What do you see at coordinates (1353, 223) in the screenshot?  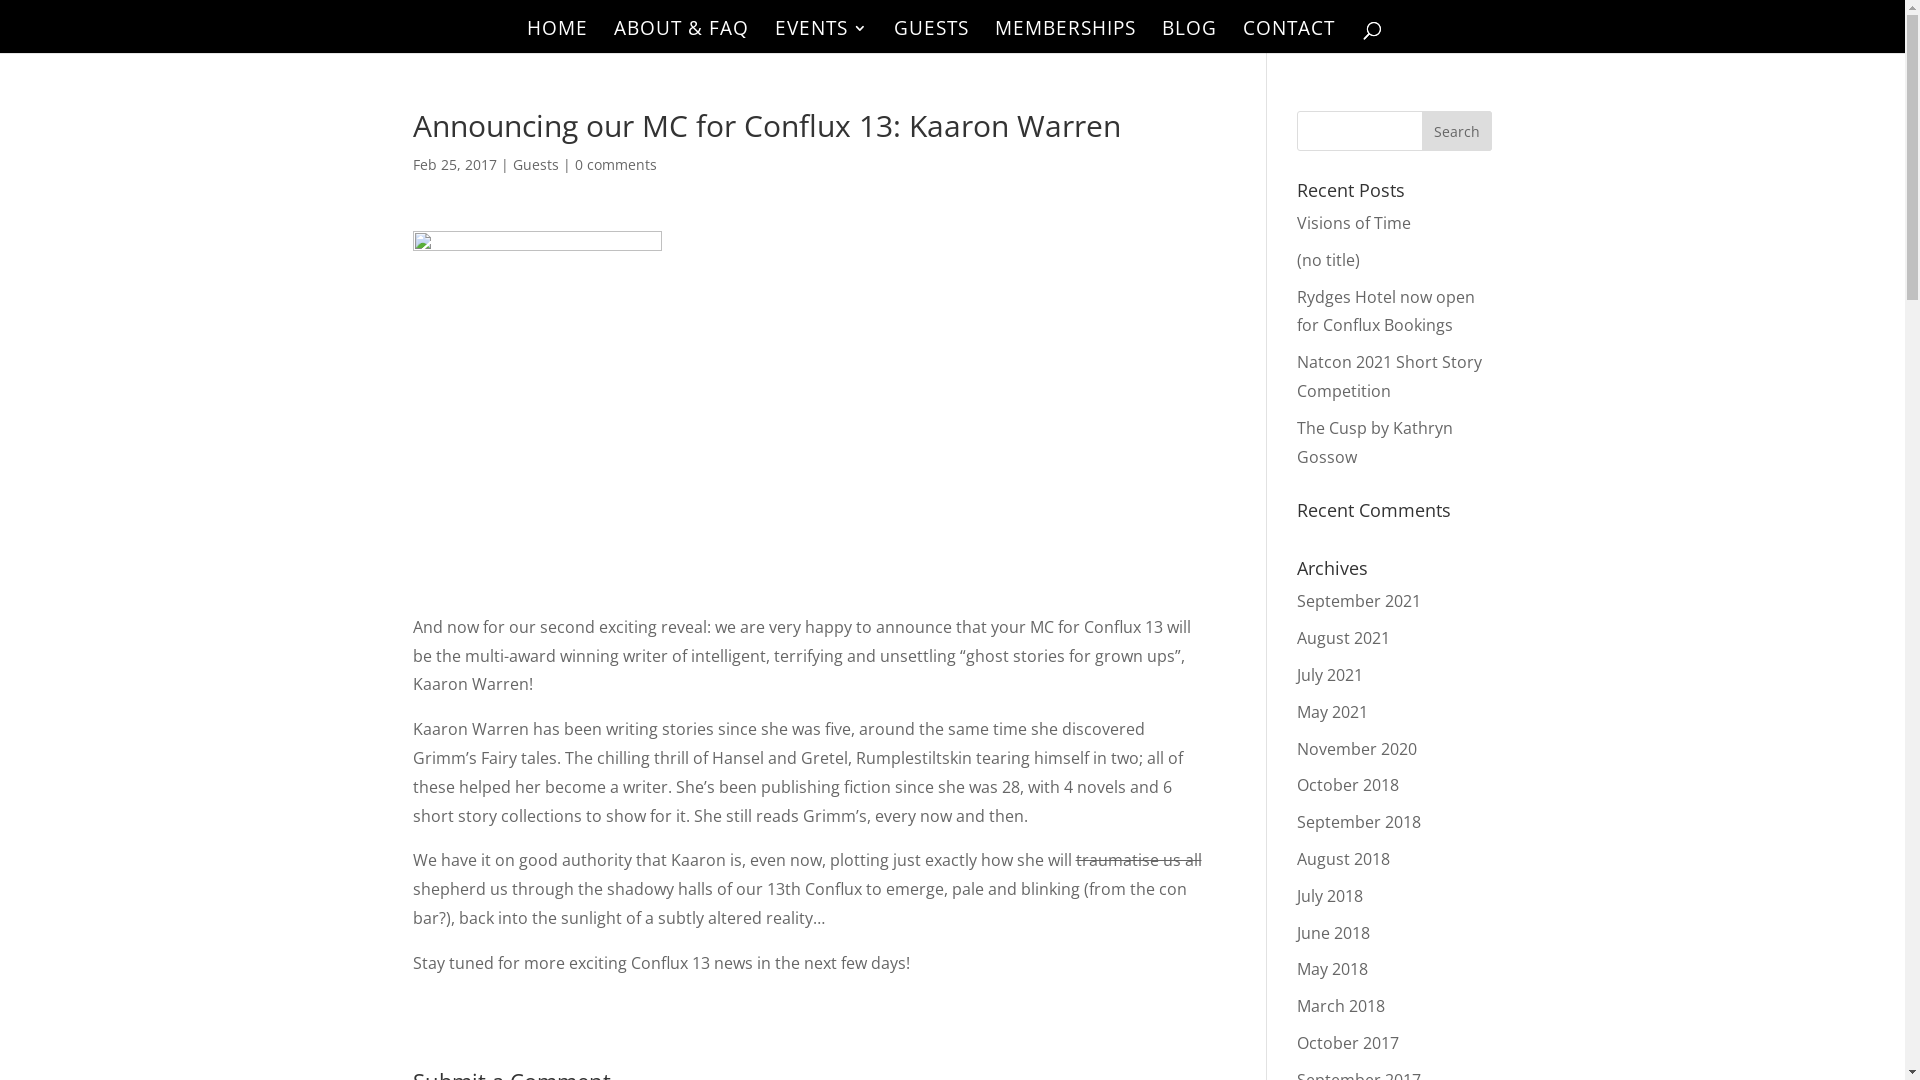 I see `'Visions of Time'` at bounding box center [1353, 223].